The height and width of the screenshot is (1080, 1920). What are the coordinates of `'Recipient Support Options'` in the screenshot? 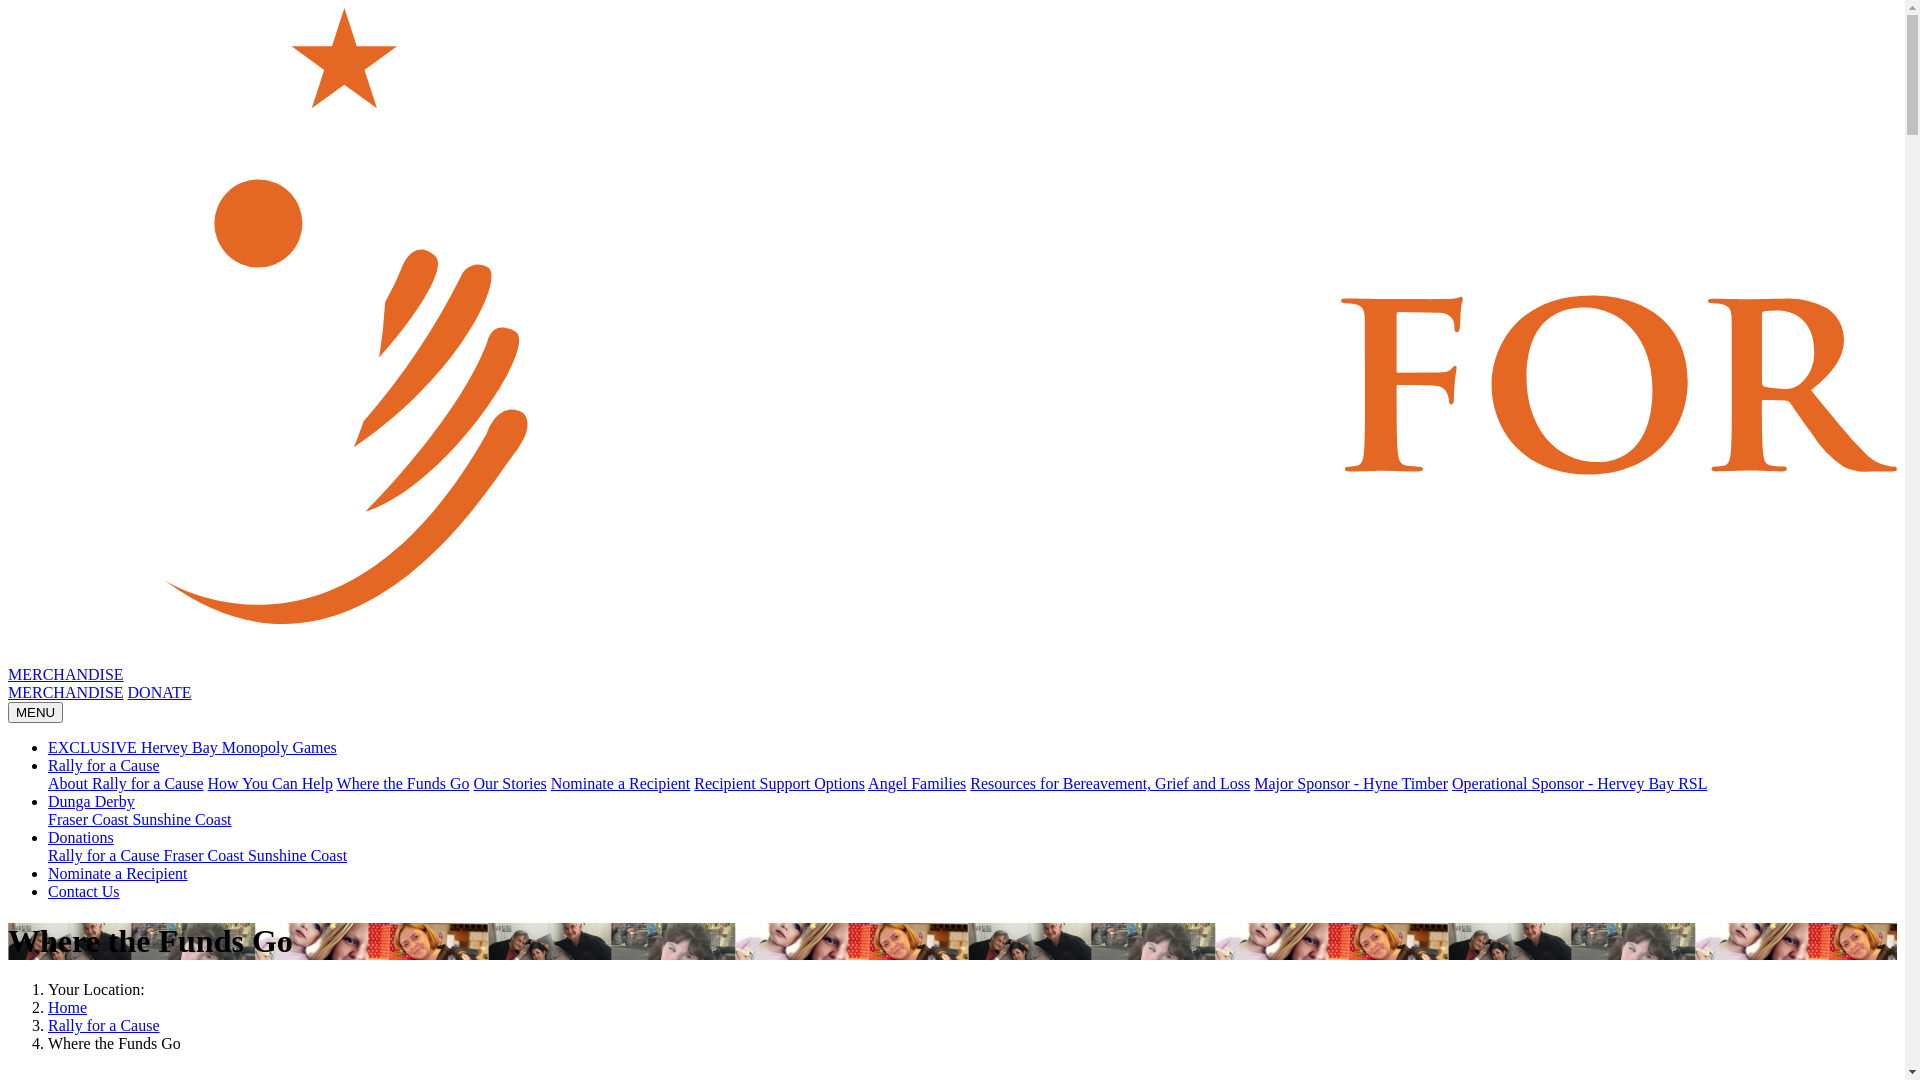 It's located at (778, 782).